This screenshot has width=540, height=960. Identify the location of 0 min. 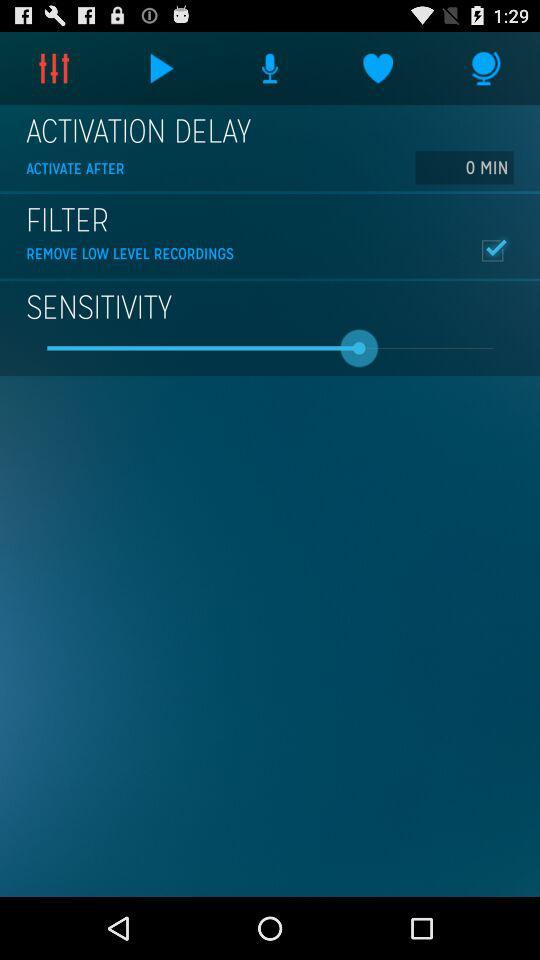
(464, 166).